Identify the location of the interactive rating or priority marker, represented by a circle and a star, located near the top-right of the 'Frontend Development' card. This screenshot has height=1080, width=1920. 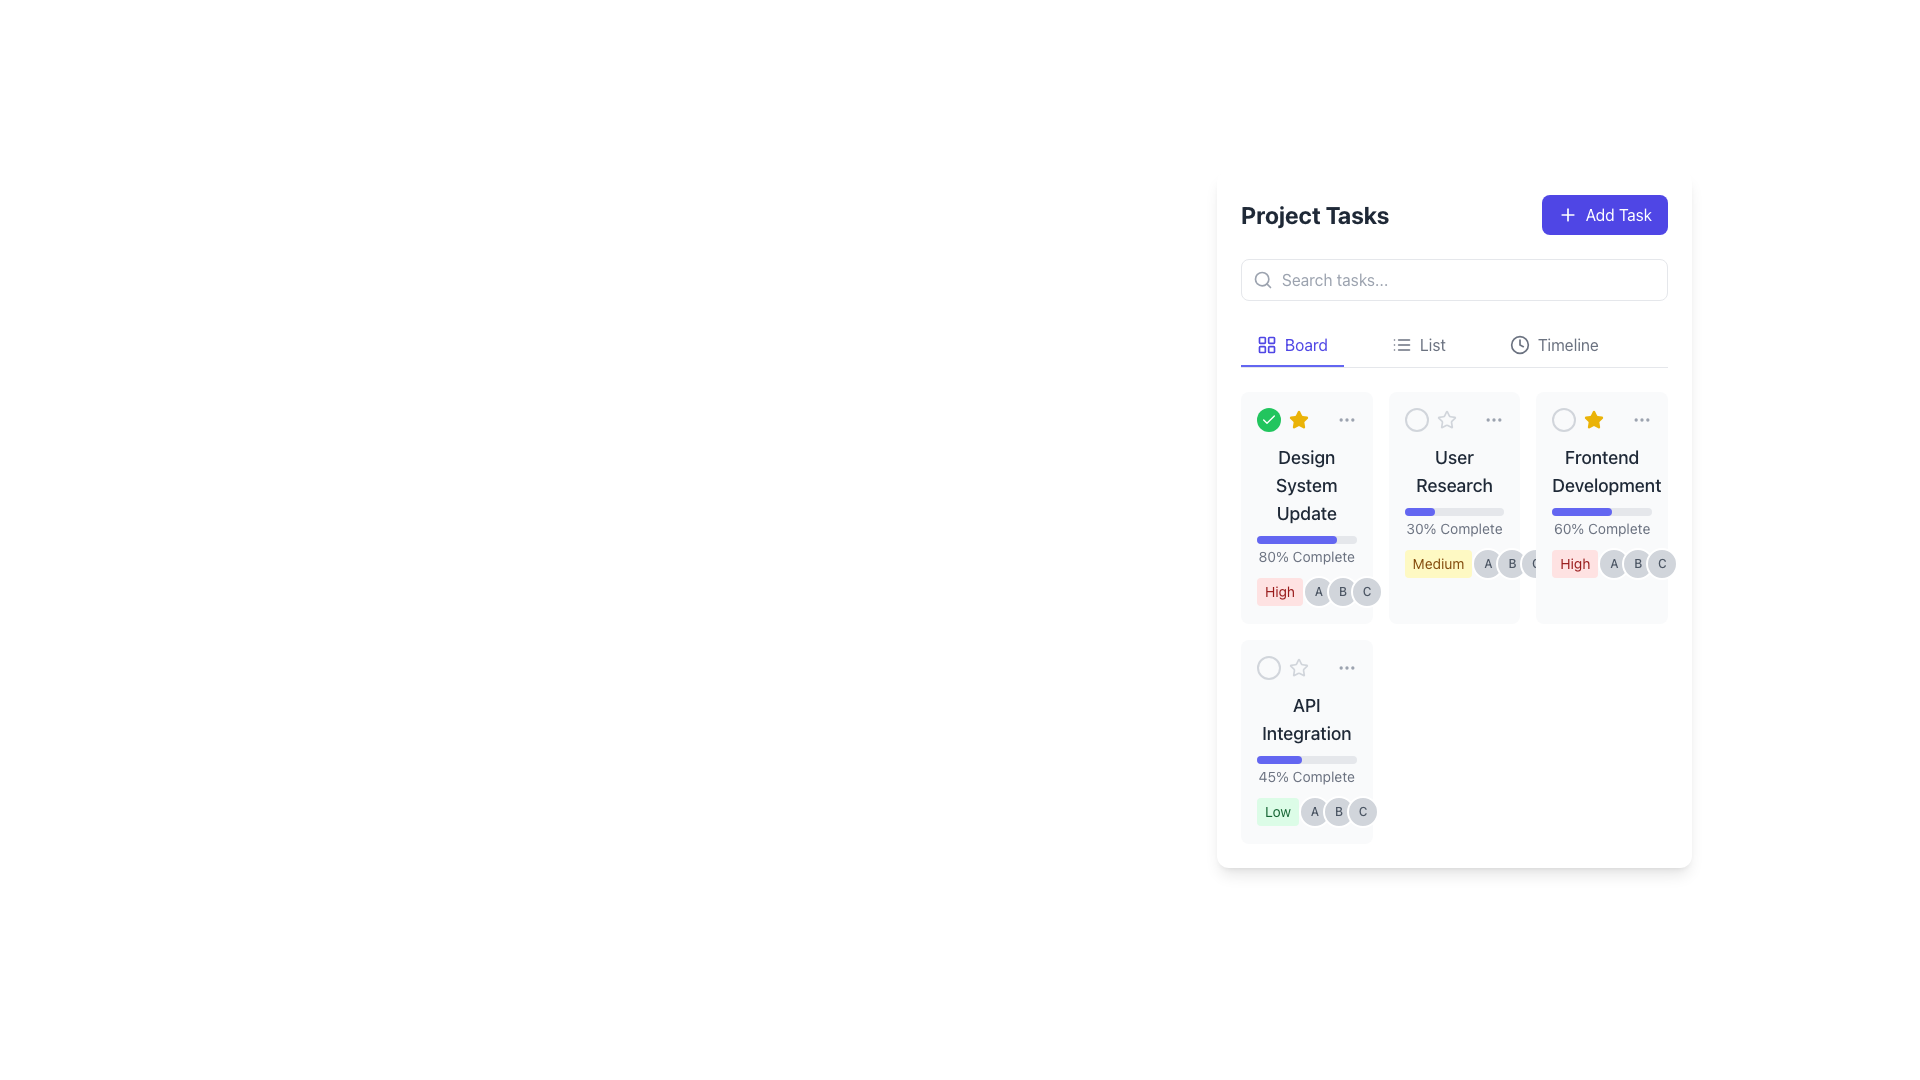
(1577, 419).